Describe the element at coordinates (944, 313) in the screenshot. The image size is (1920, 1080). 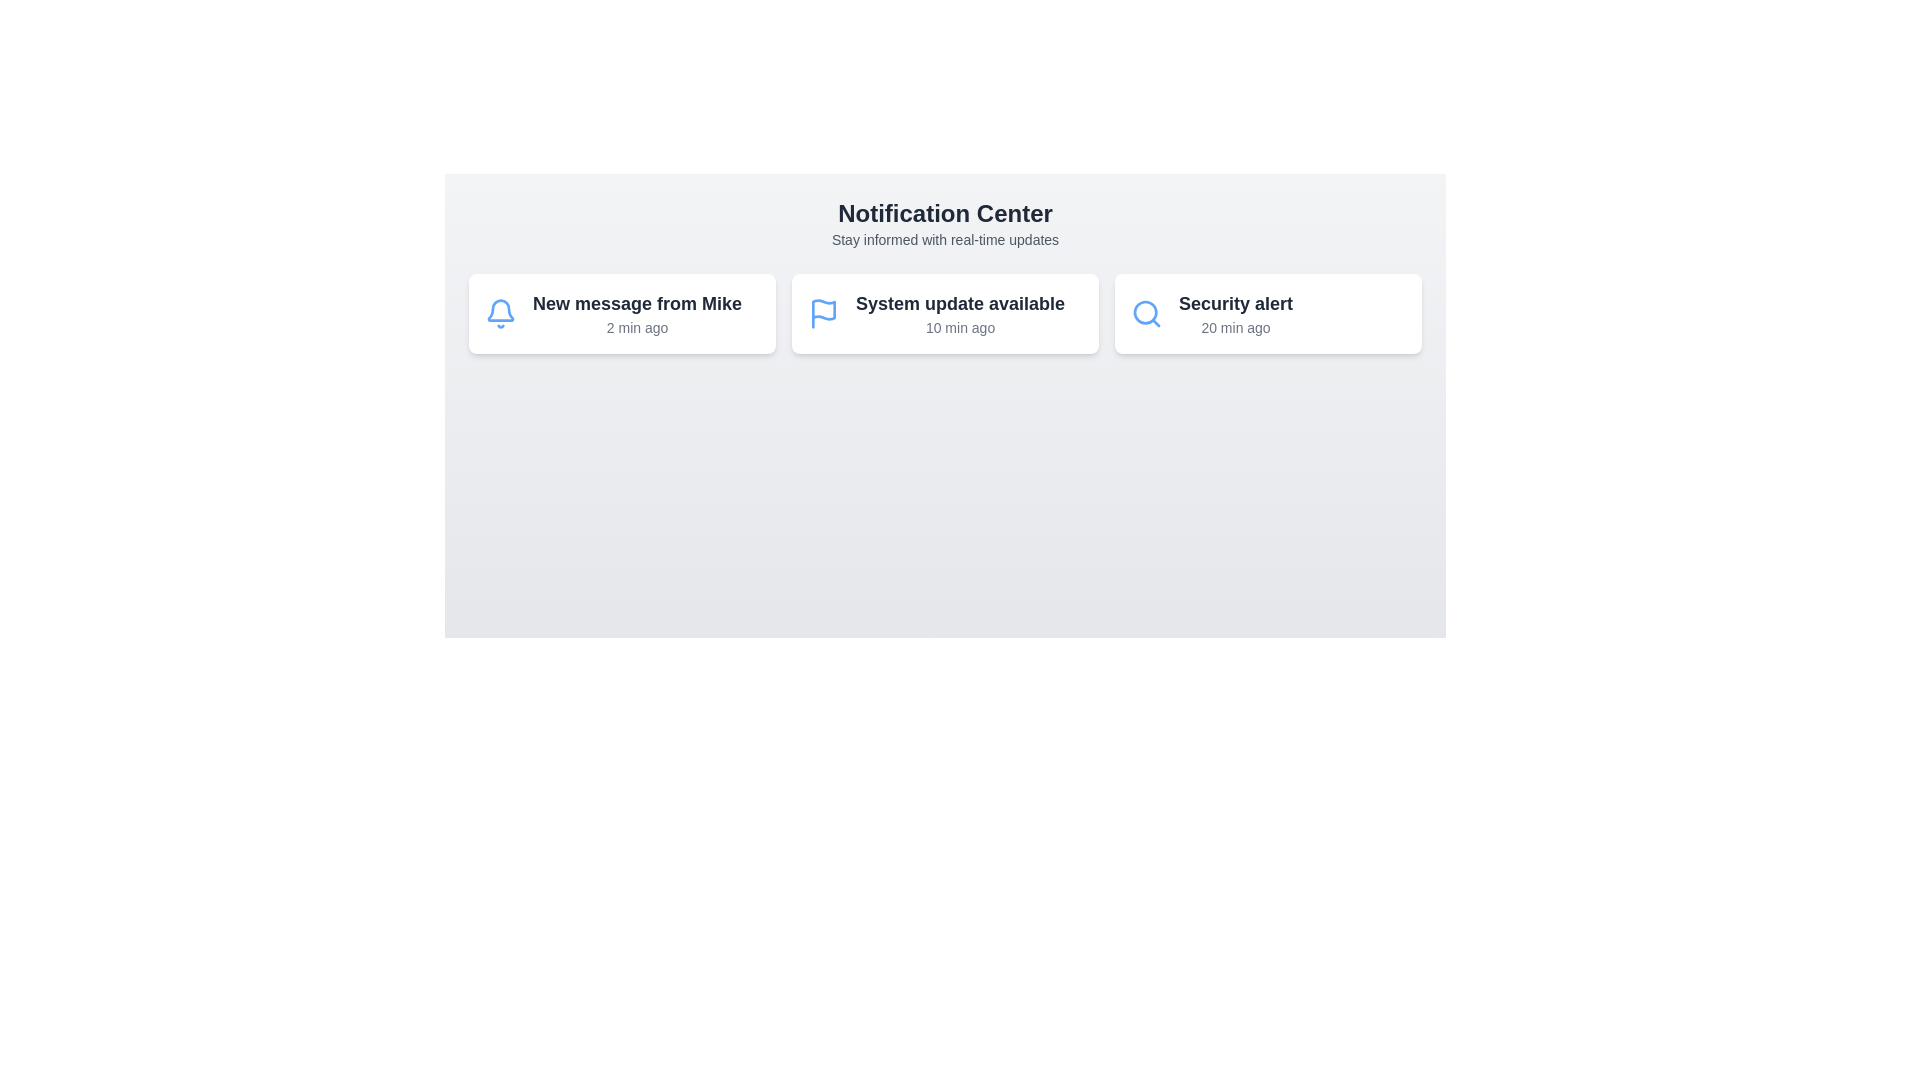
I see `the Notification card that informs the user about a system update that occurred 10 minutes ago` at that location.